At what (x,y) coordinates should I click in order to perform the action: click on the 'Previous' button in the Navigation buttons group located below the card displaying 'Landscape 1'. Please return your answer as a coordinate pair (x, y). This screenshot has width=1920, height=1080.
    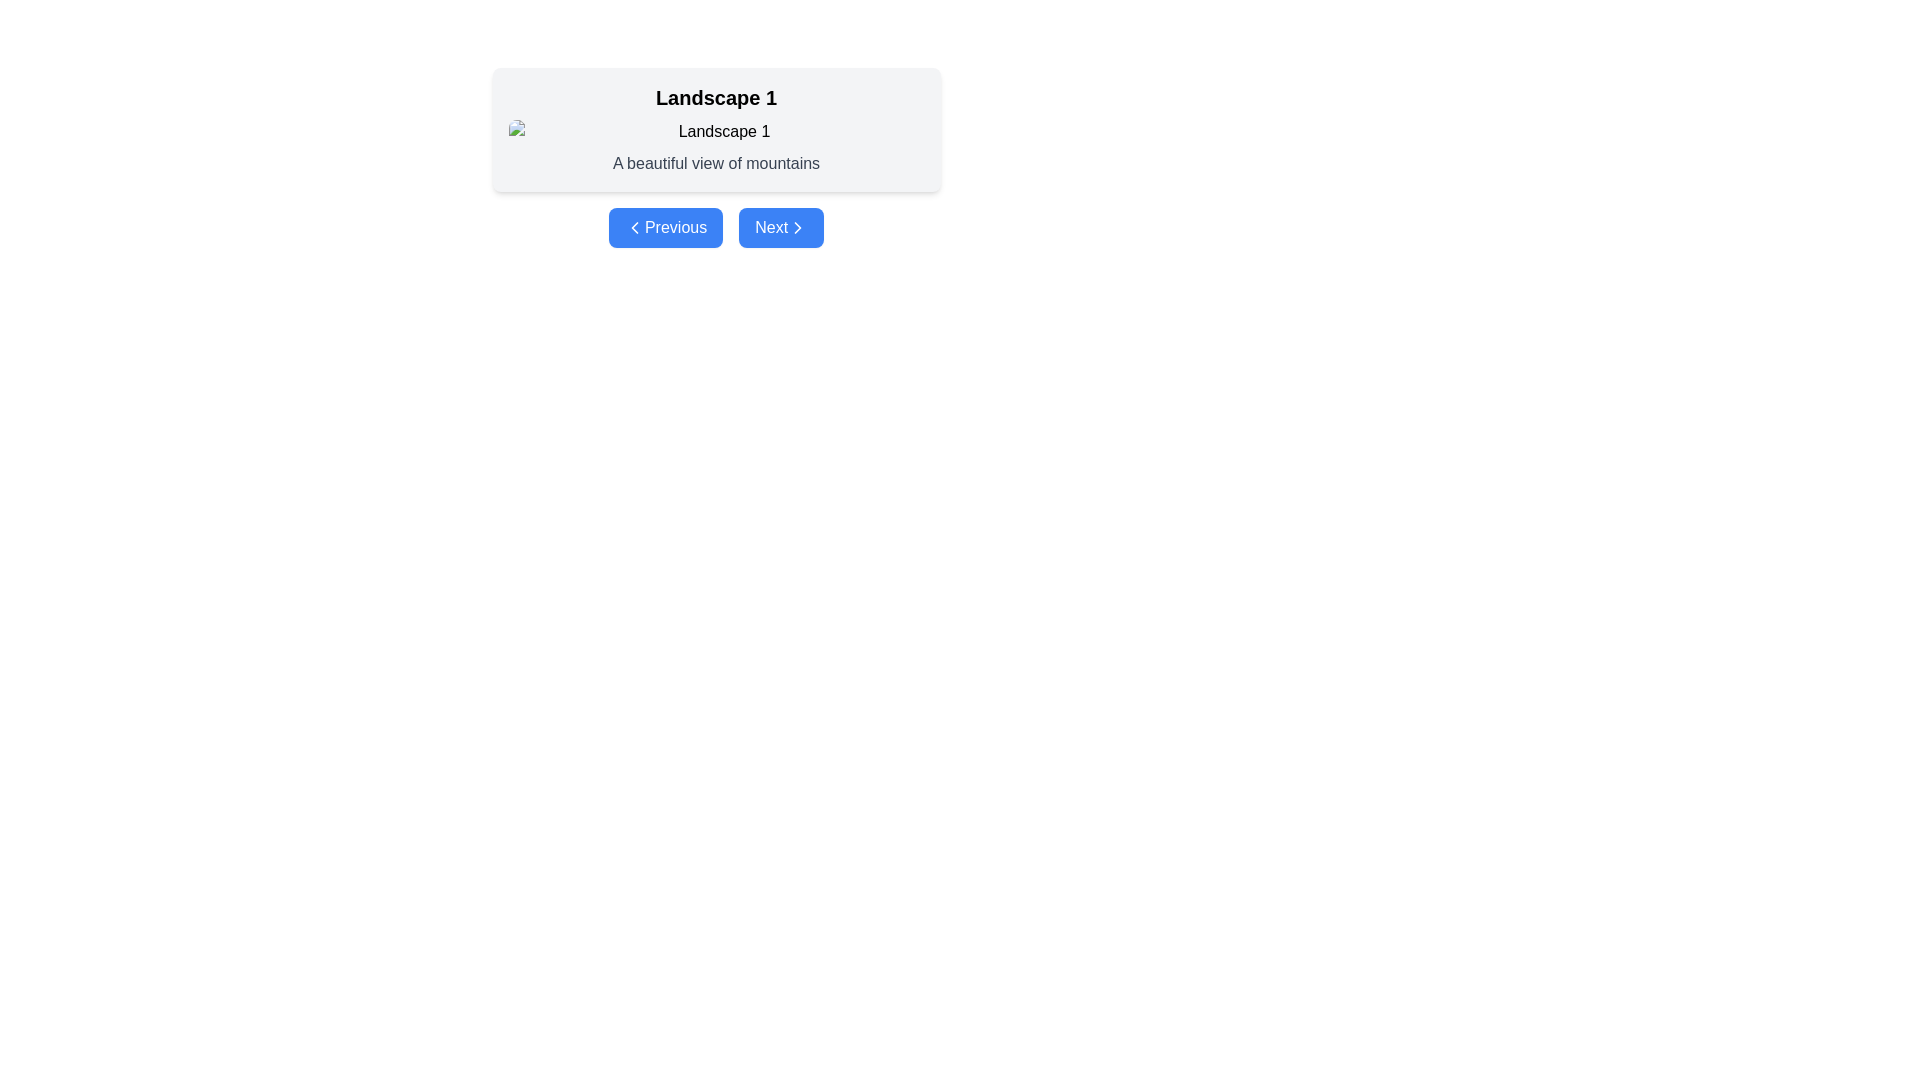
    Looking at the image, I should click on (716, 226).